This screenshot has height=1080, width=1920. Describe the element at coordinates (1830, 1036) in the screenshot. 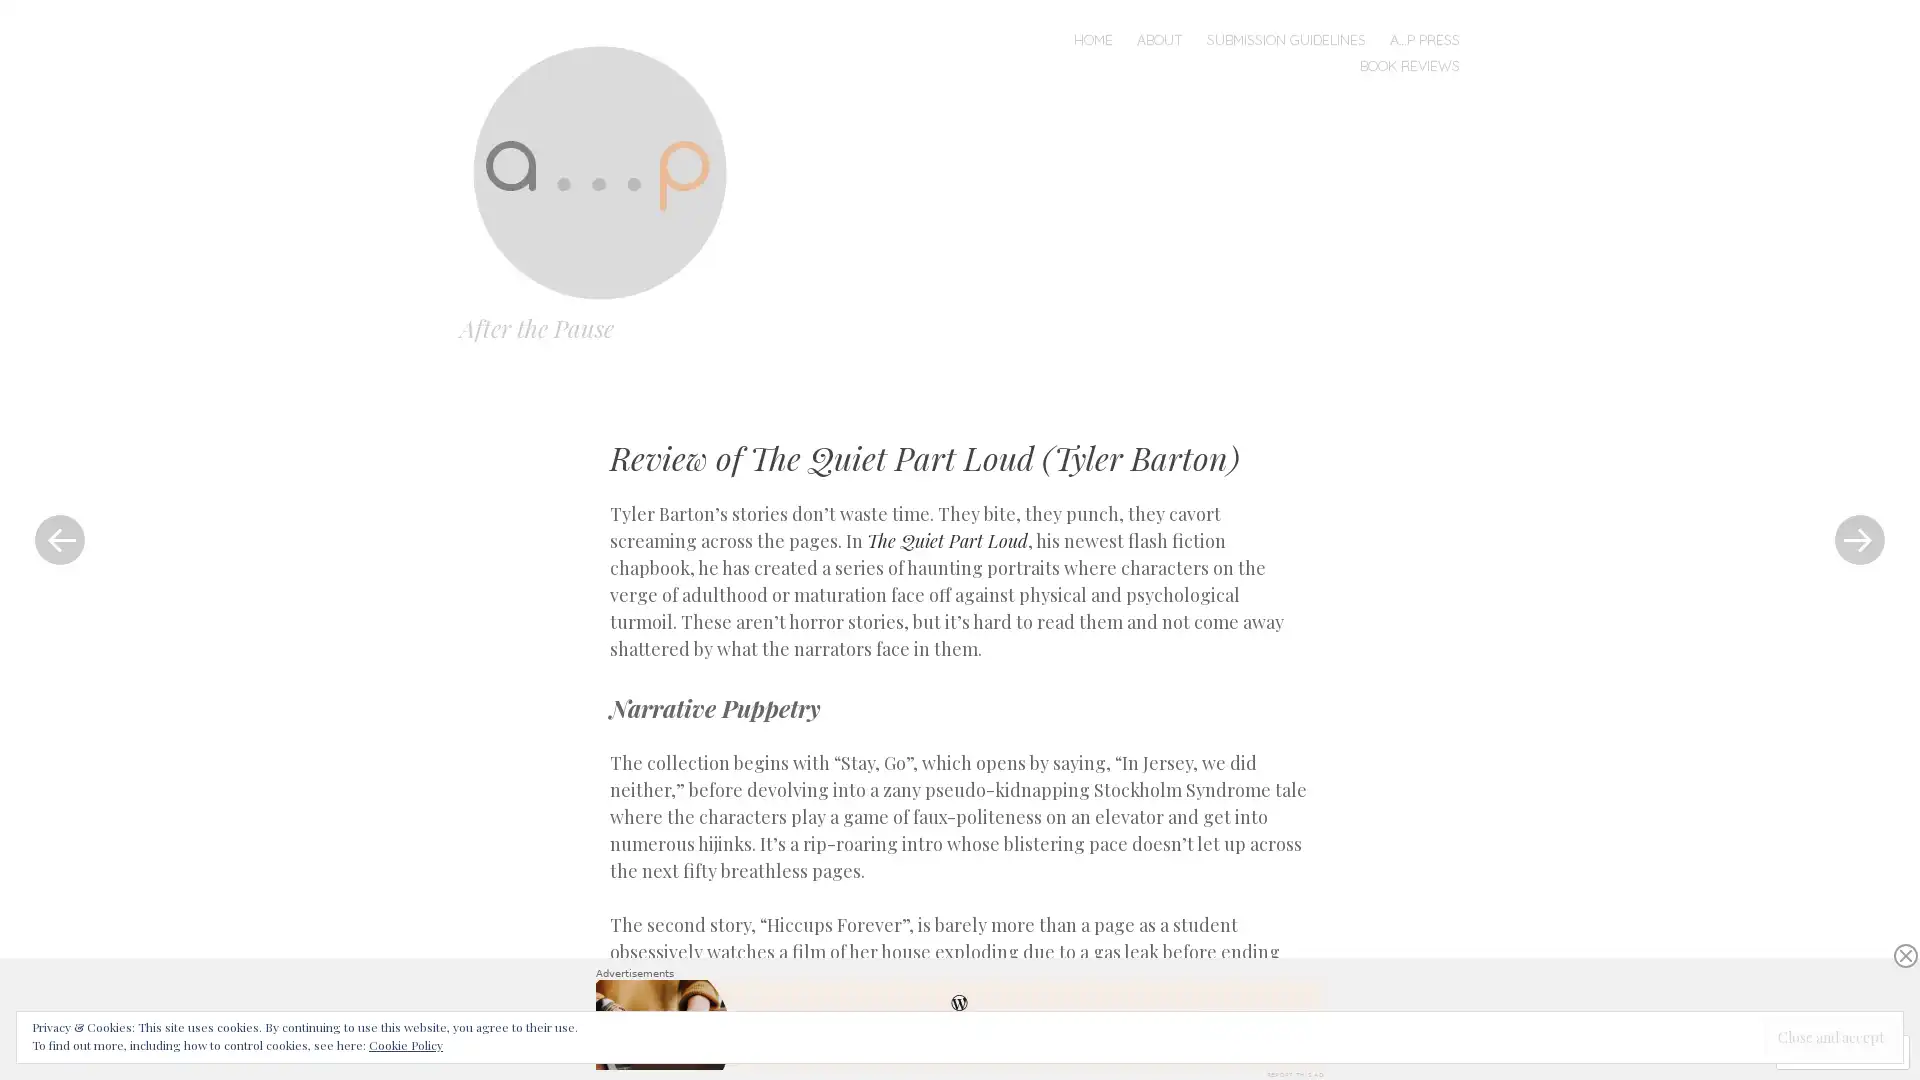

I see `Close and accept` at that location.